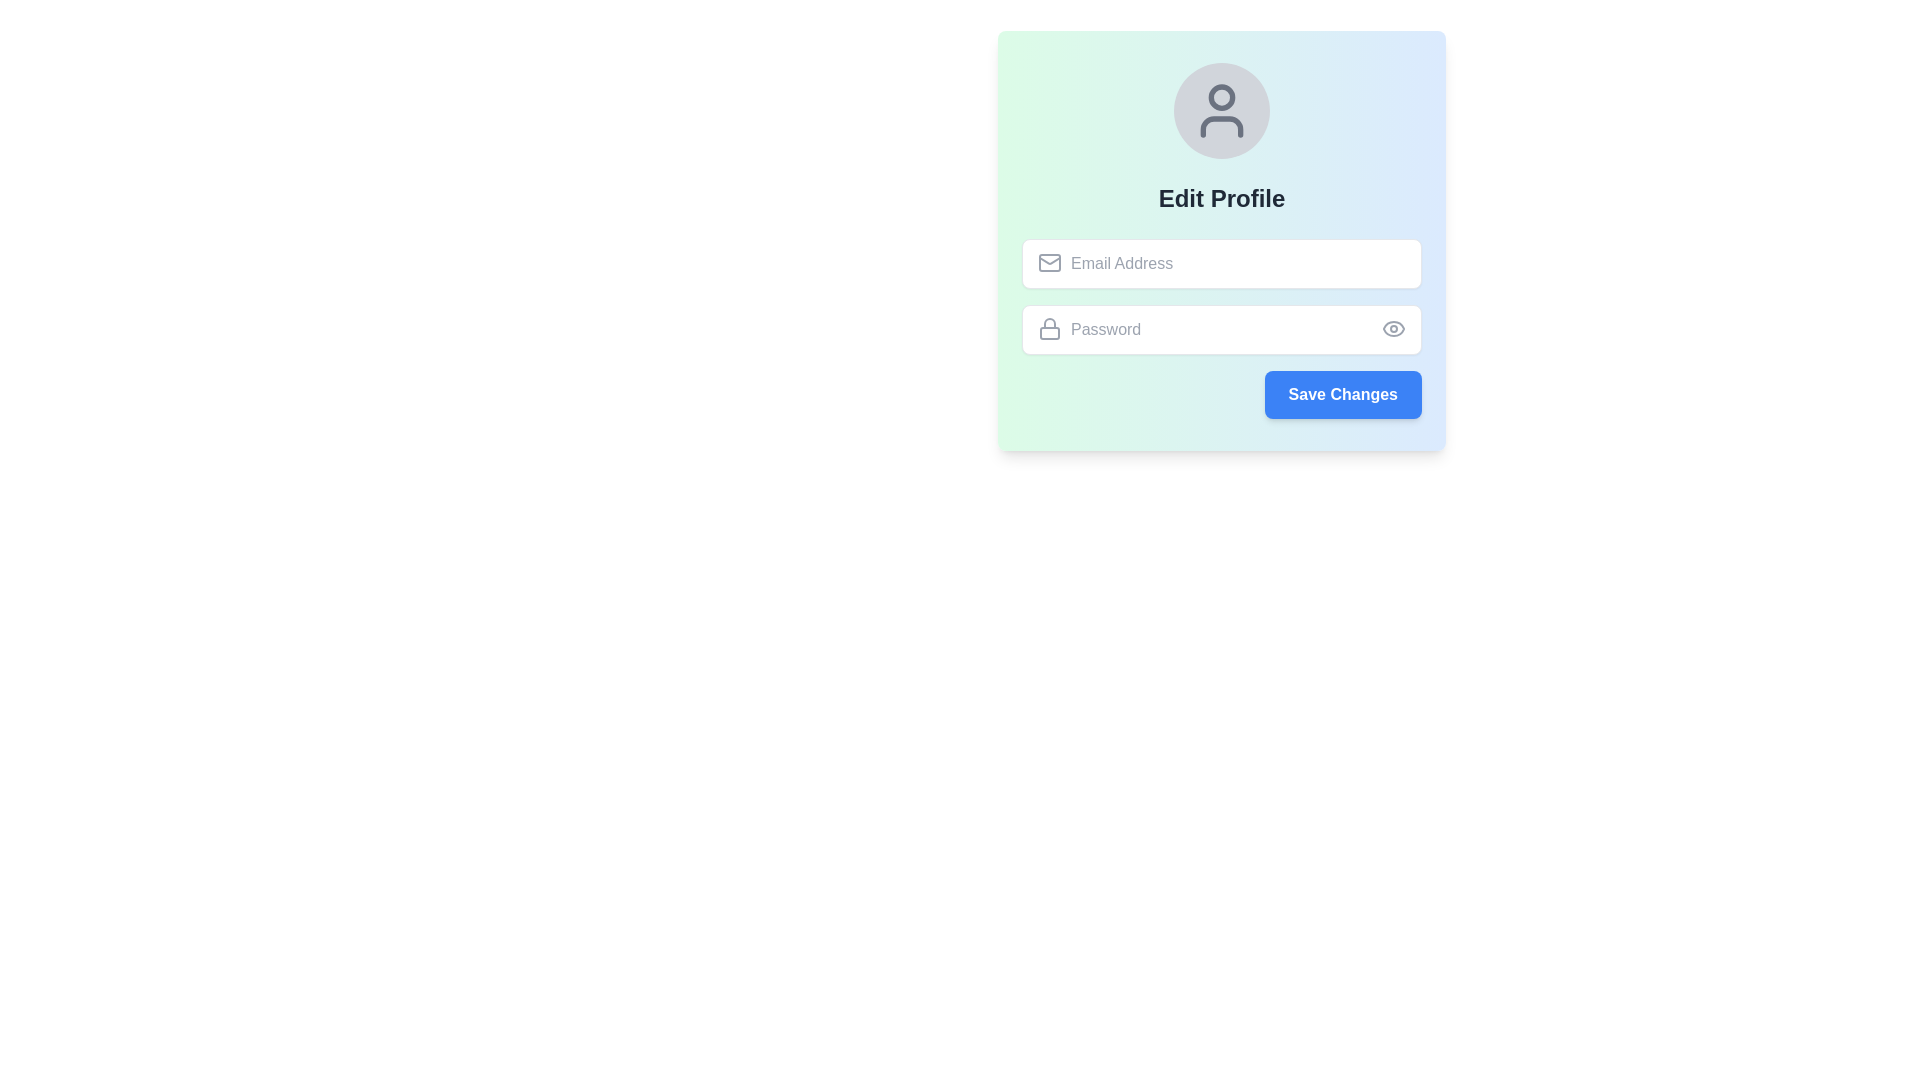 Image resolution: width=1920 pixels, height=1080 pixels. I want to click on the password indicator icon located on the left side of the password input field, just before the placeholder text 'Password', so click(1049, 327).